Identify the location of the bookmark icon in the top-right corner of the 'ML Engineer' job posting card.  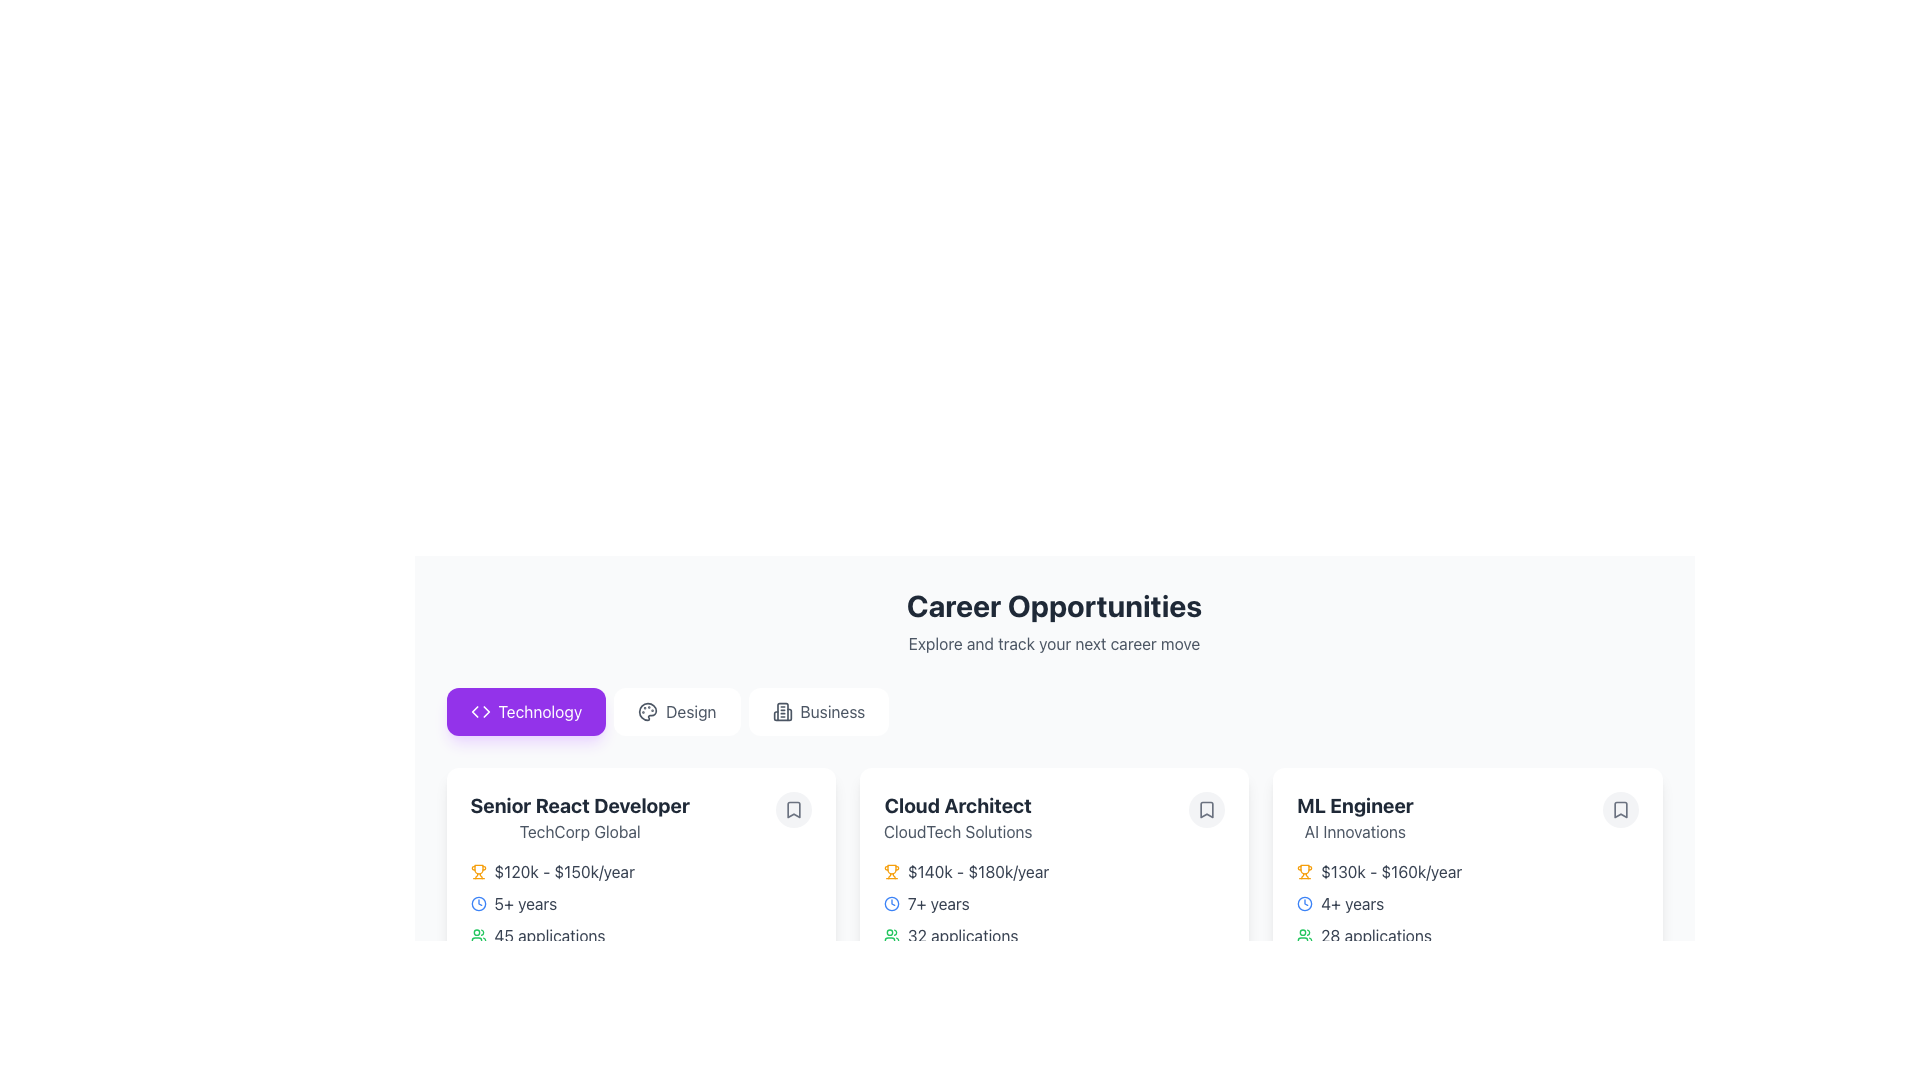
(1620, 810).